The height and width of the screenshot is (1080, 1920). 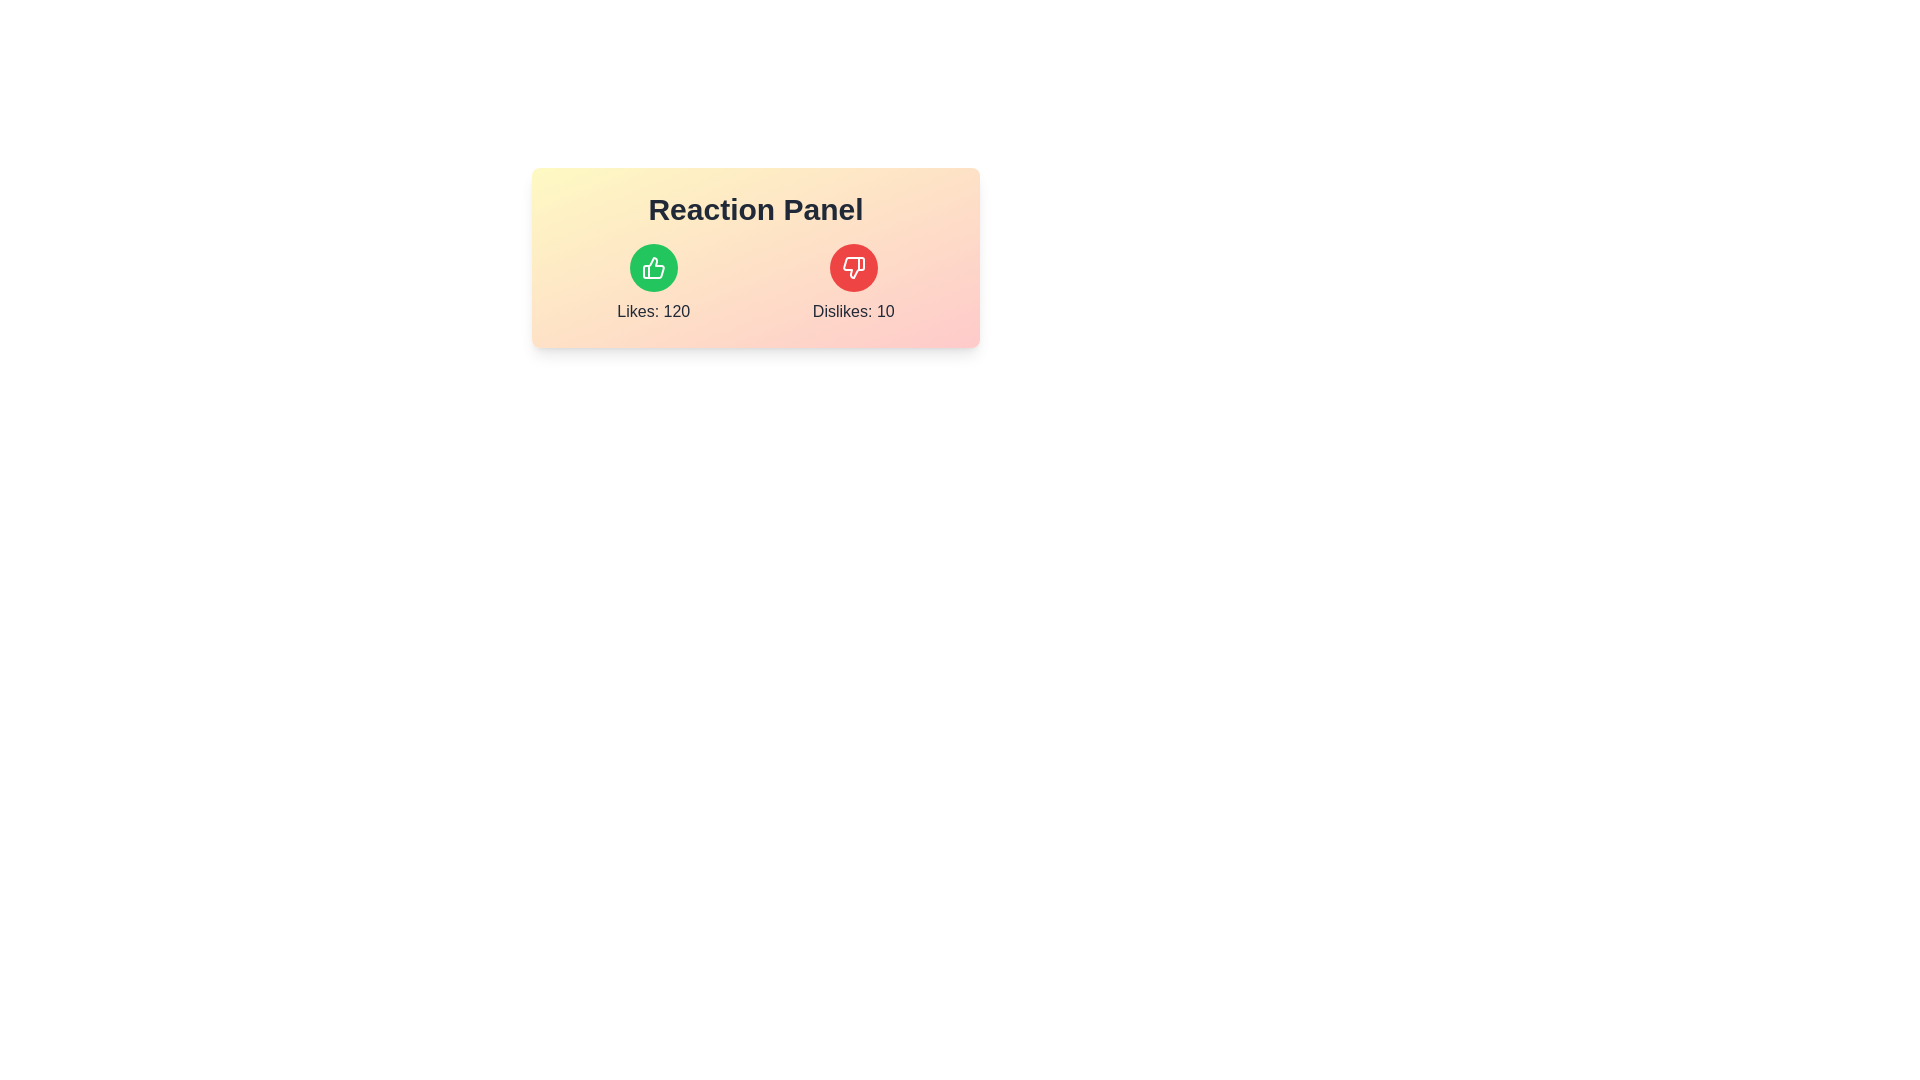 I want to click on the 'Dislike' button located in the 'Reaction Panel', so click(x=853, y=266).